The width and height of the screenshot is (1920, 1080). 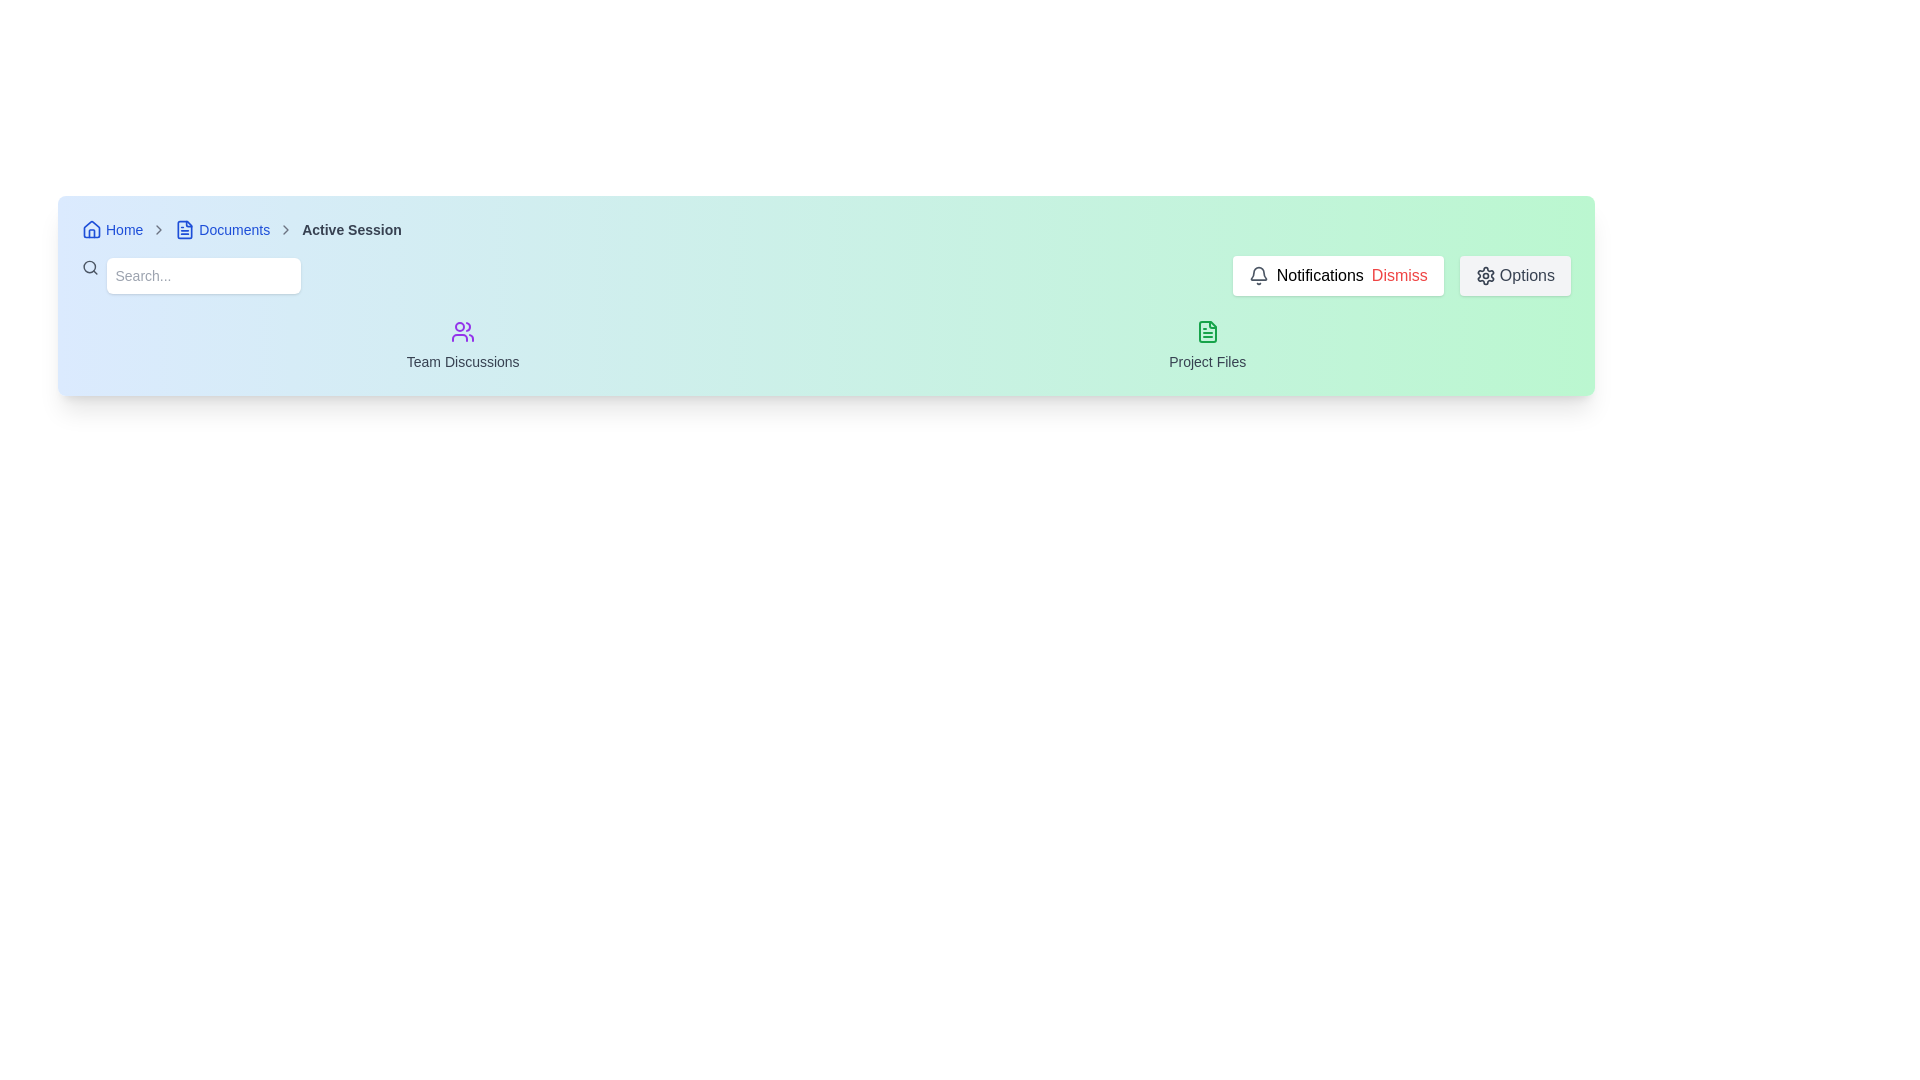 What do you see at coordinates (1206, 345) in the screenshot?
I see `the button with a document icon and green outline labeled 'Project Files'` at bounding box center [1206, 345].